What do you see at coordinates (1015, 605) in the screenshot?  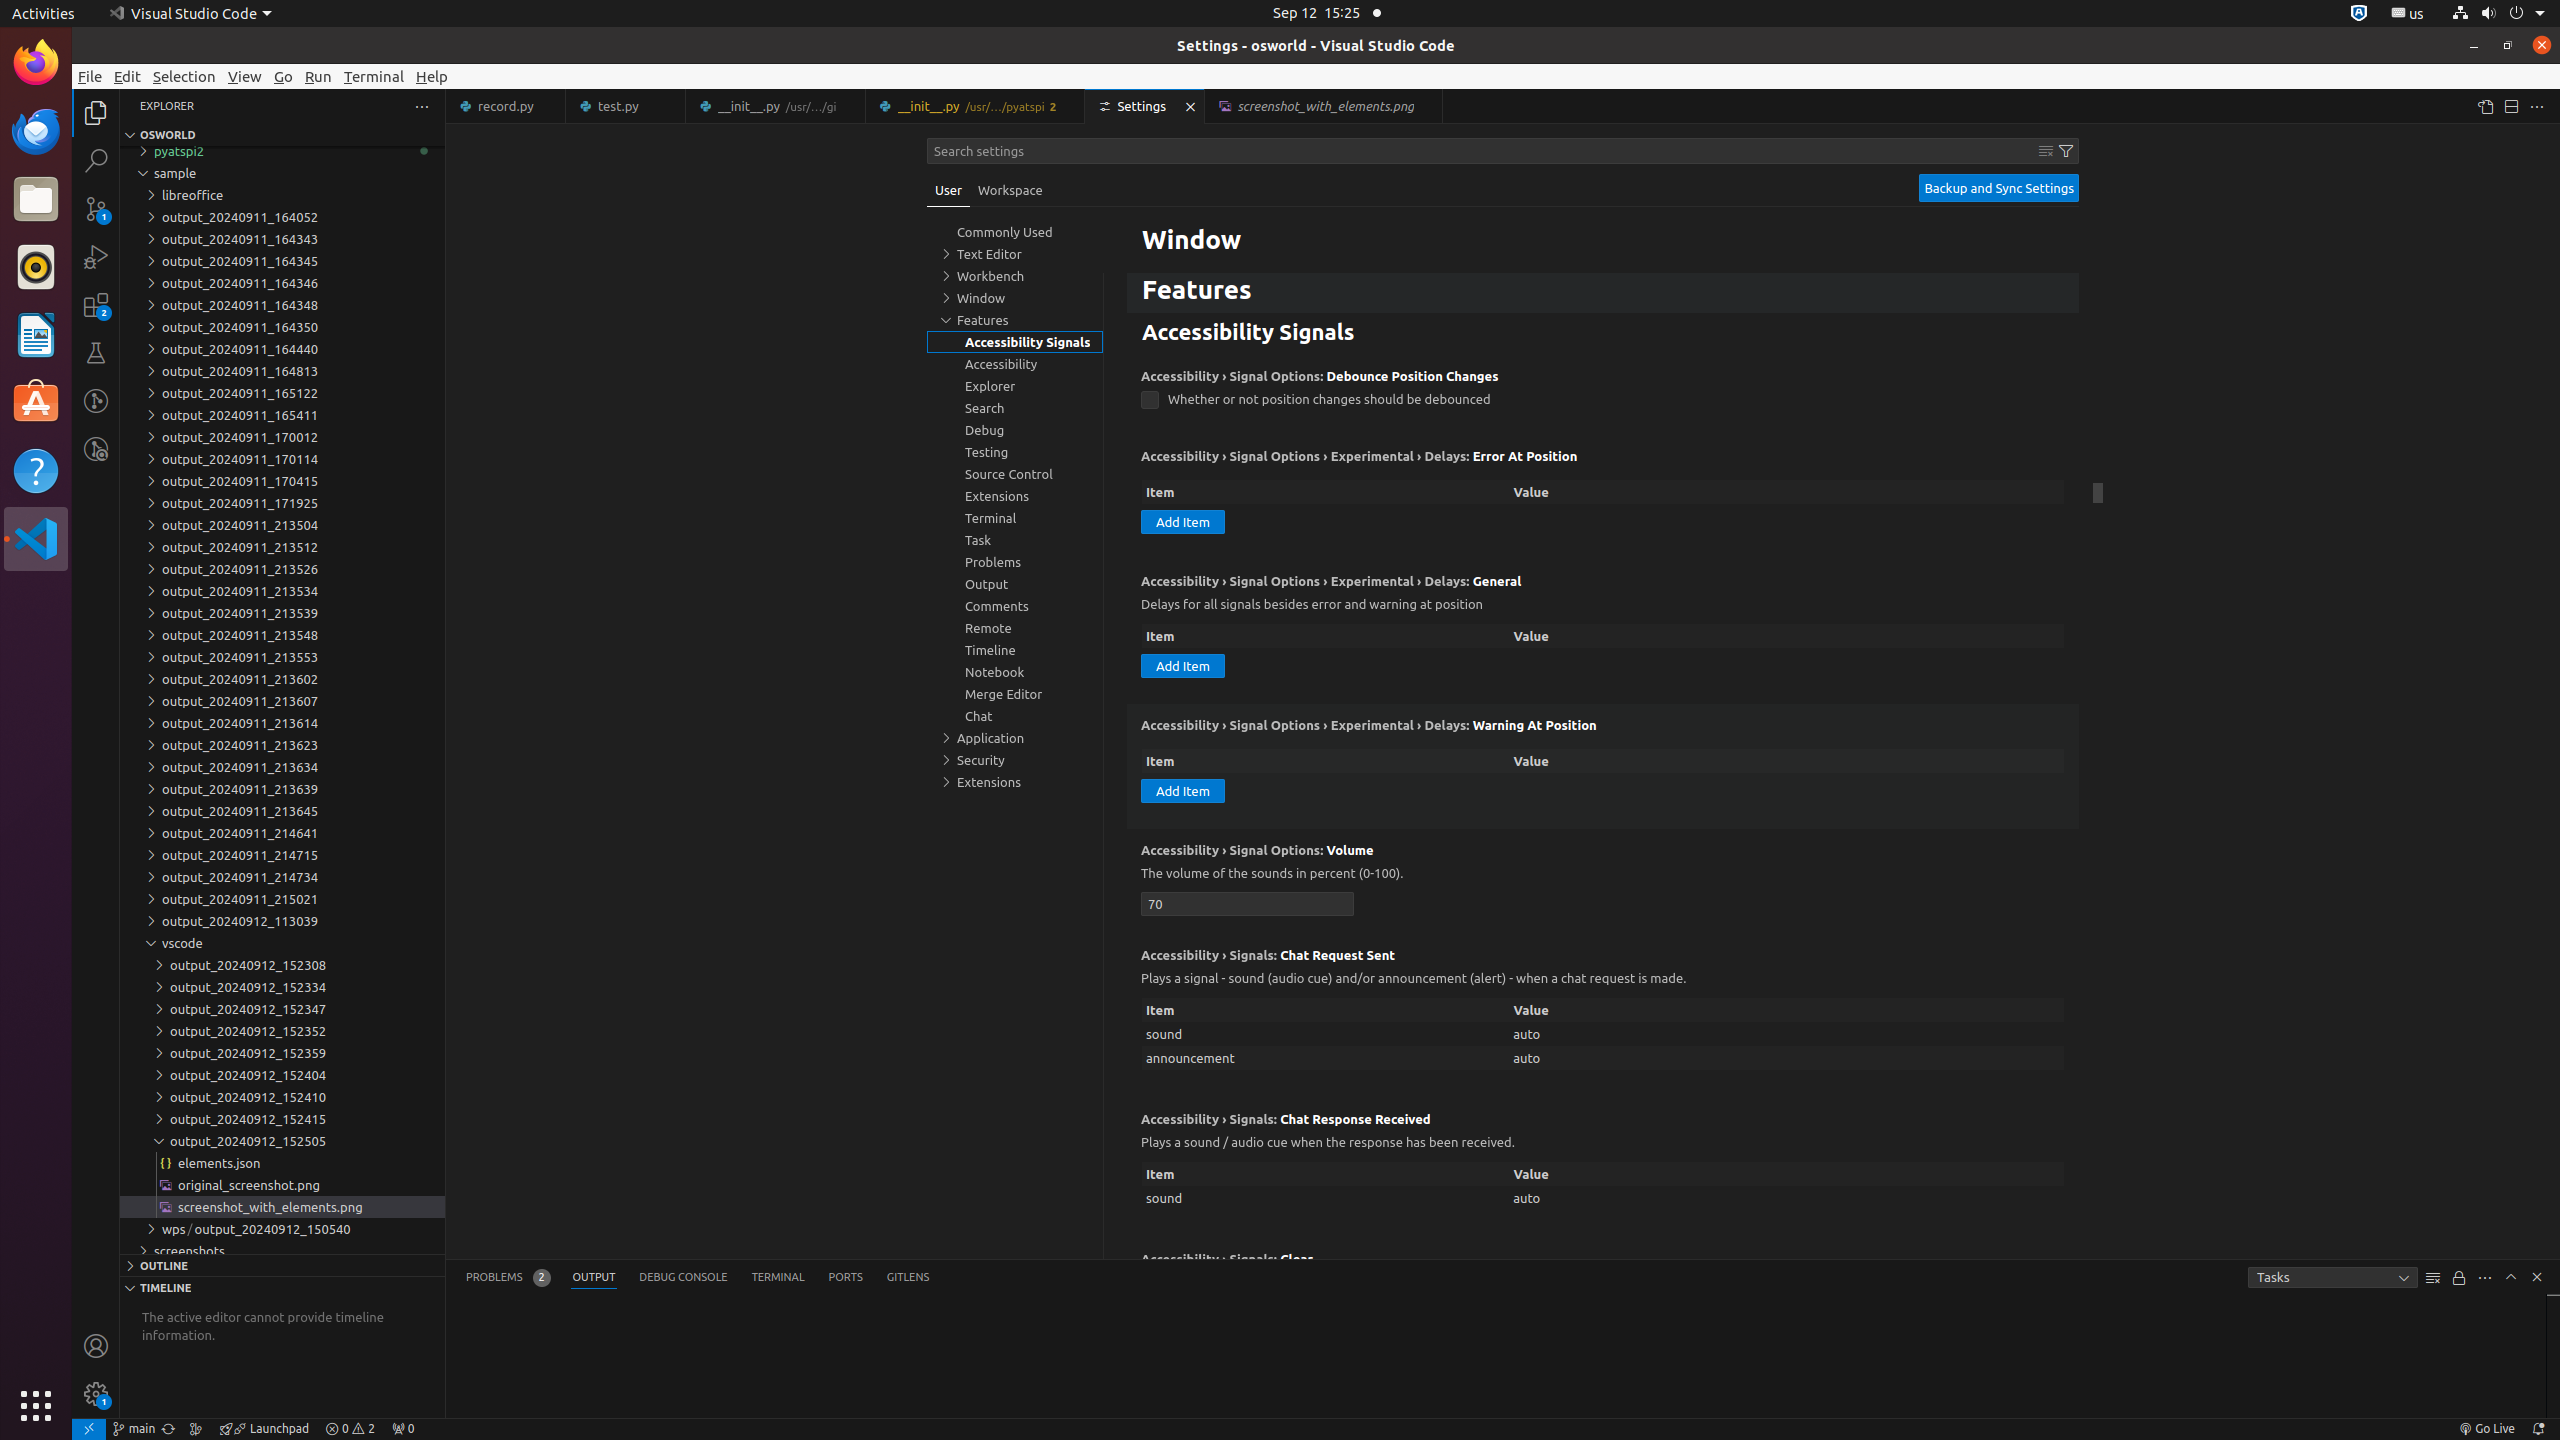 I see `'Comments, group'` at bounding box center [1015, 605].